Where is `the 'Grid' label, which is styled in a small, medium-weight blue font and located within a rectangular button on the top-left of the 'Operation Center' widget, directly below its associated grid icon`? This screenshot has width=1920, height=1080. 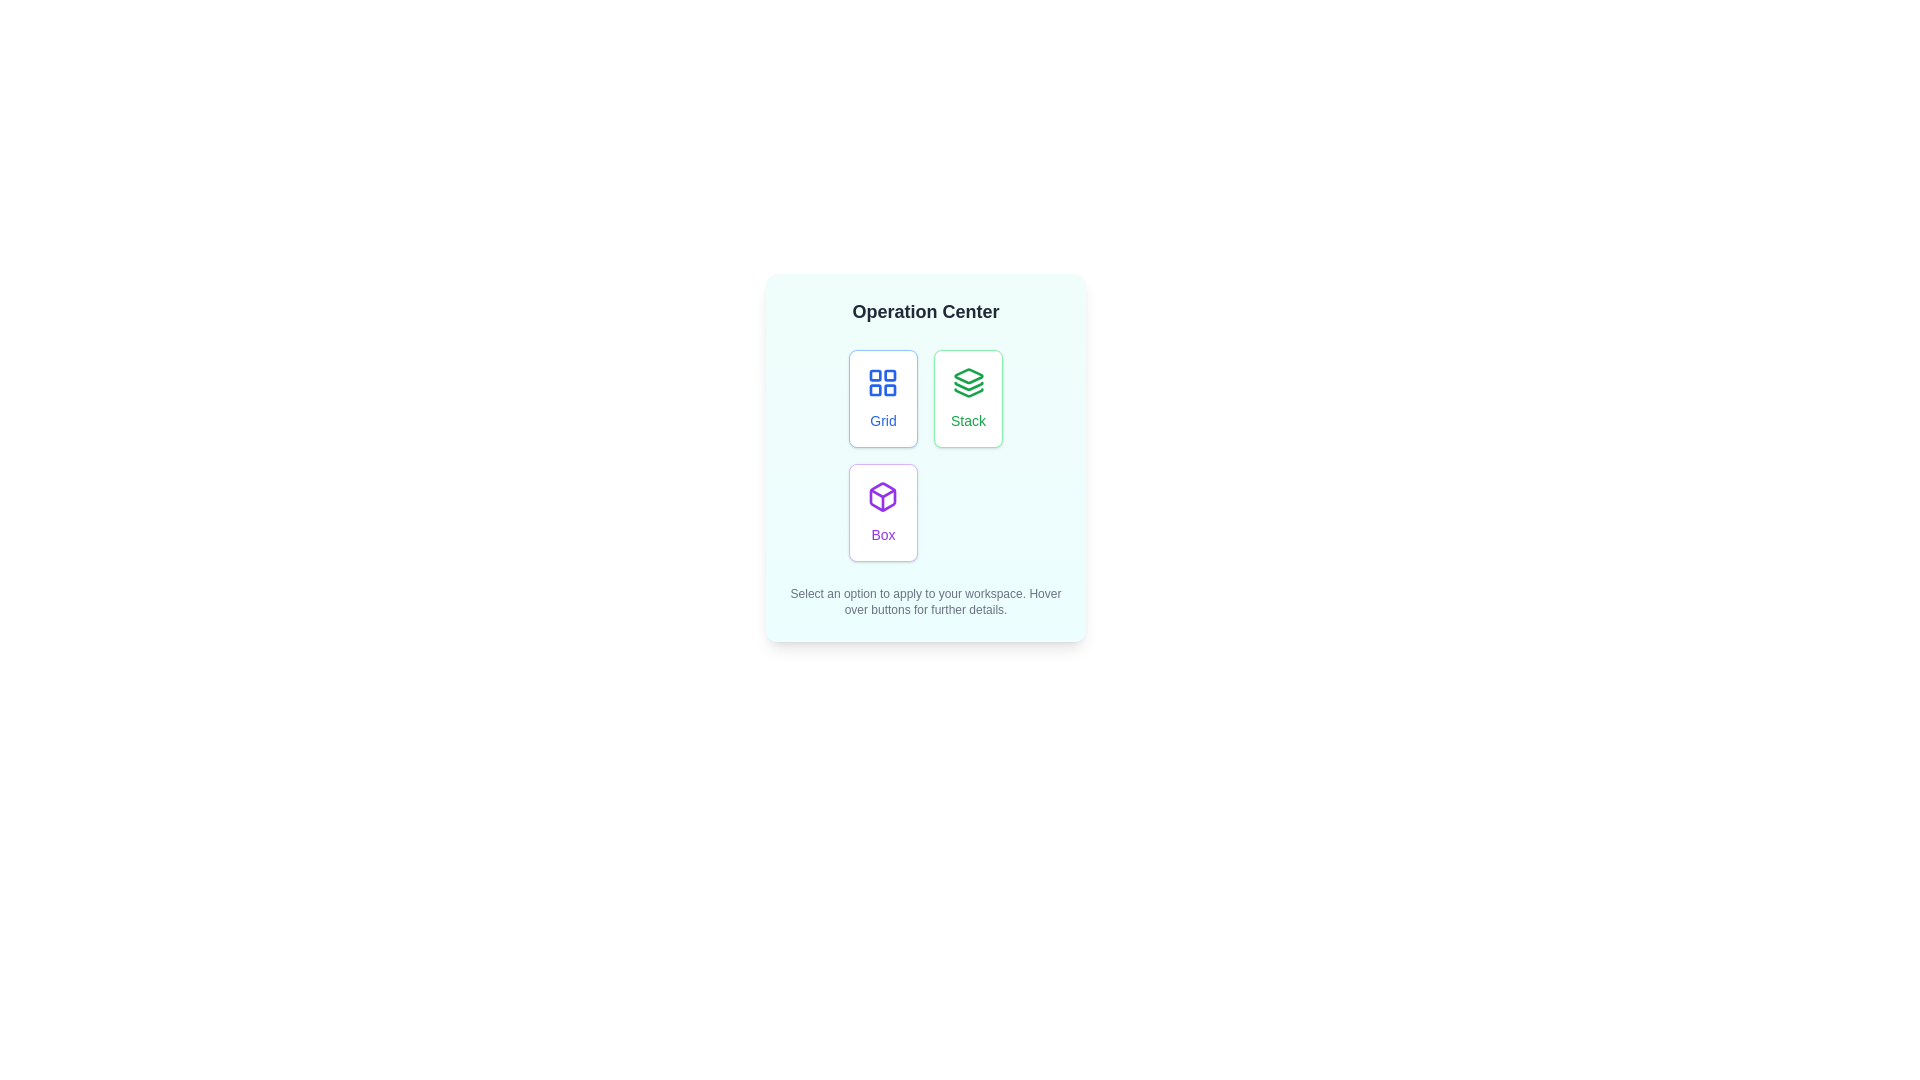 the 'Grid' label, which is styled in a small, medium-weight blue font and located within a rectangular button on the top-left of the 'Operation Center' widget, directly below its associated grid icon is located at coordinates (882, 419).